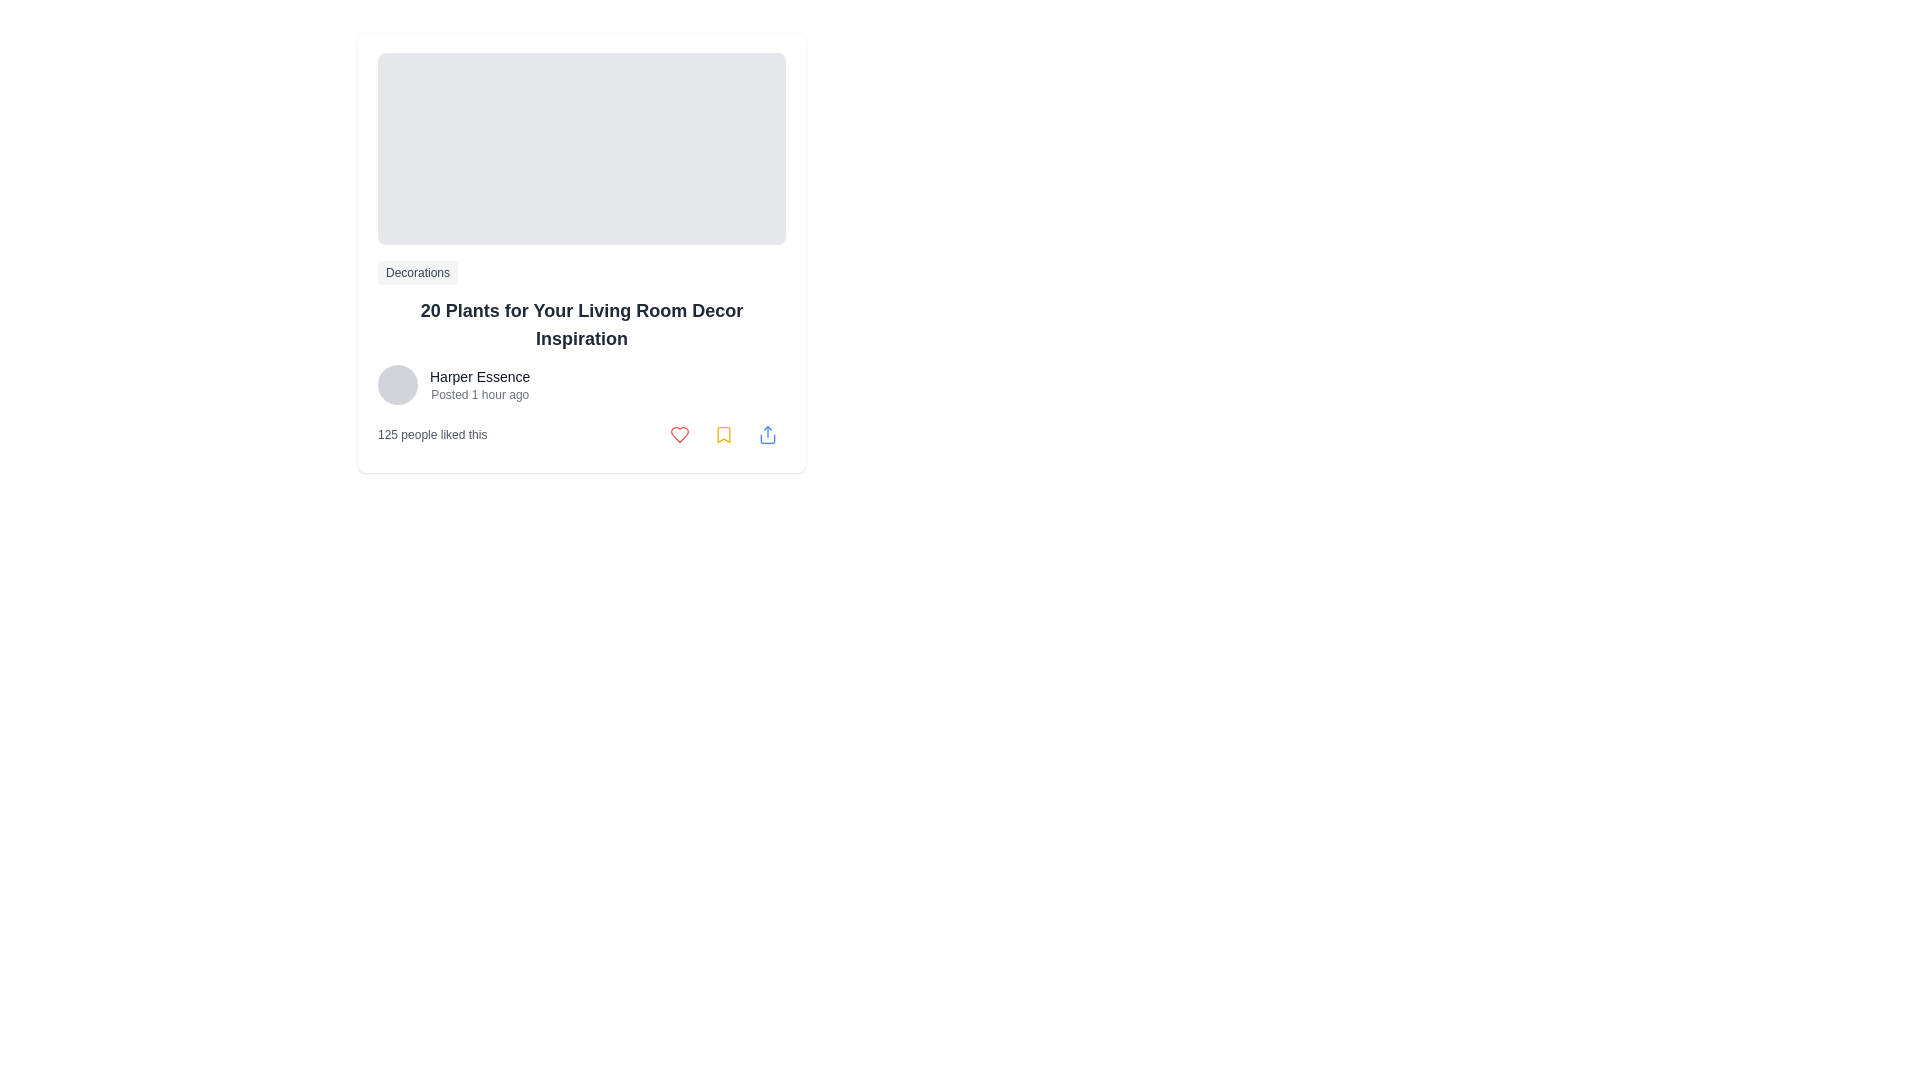  What do you see at coordinates (480, 394) in the screenshot?
I see `the timestamp text label located below 'Harper Essence' in the card layout, which displays when the content was posted` at bounding box center [480, 394].